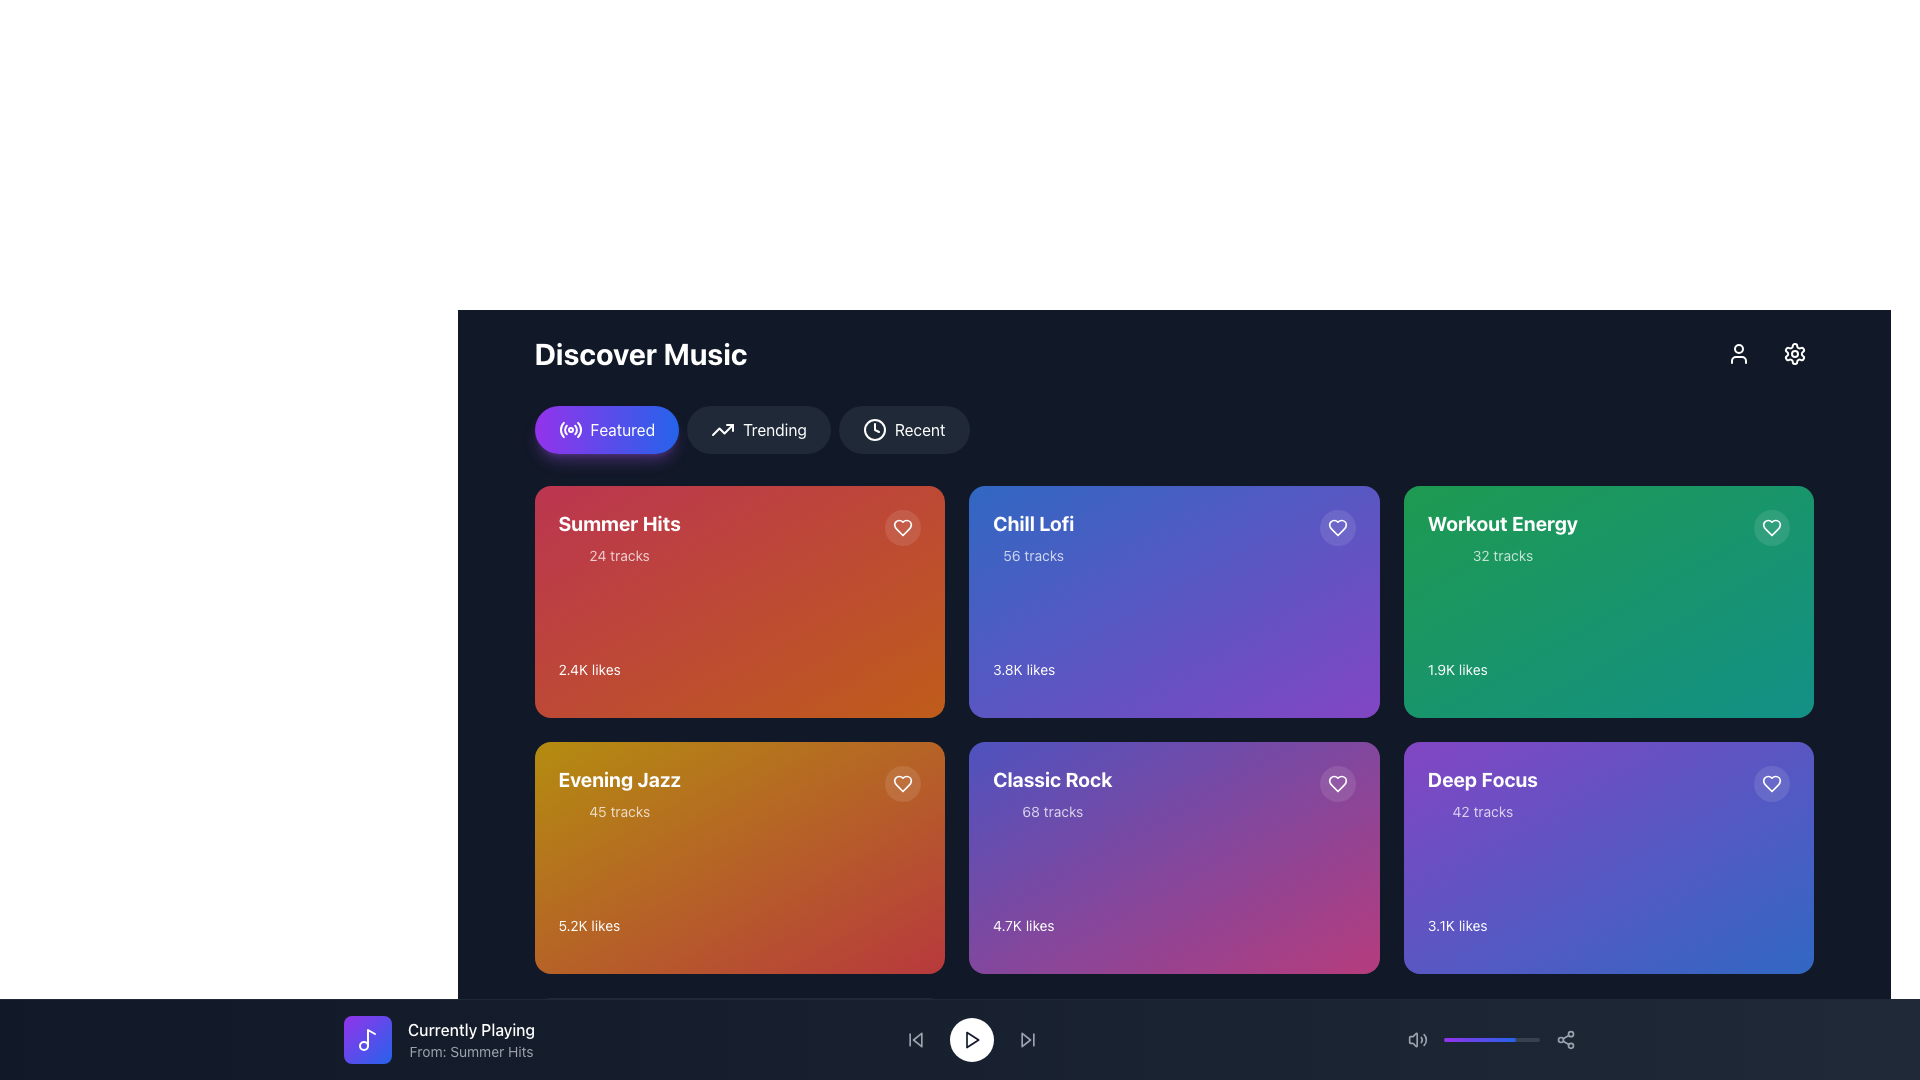  I want to click on the bold, large white text label 'Deep Focus', so click(1482, 778).